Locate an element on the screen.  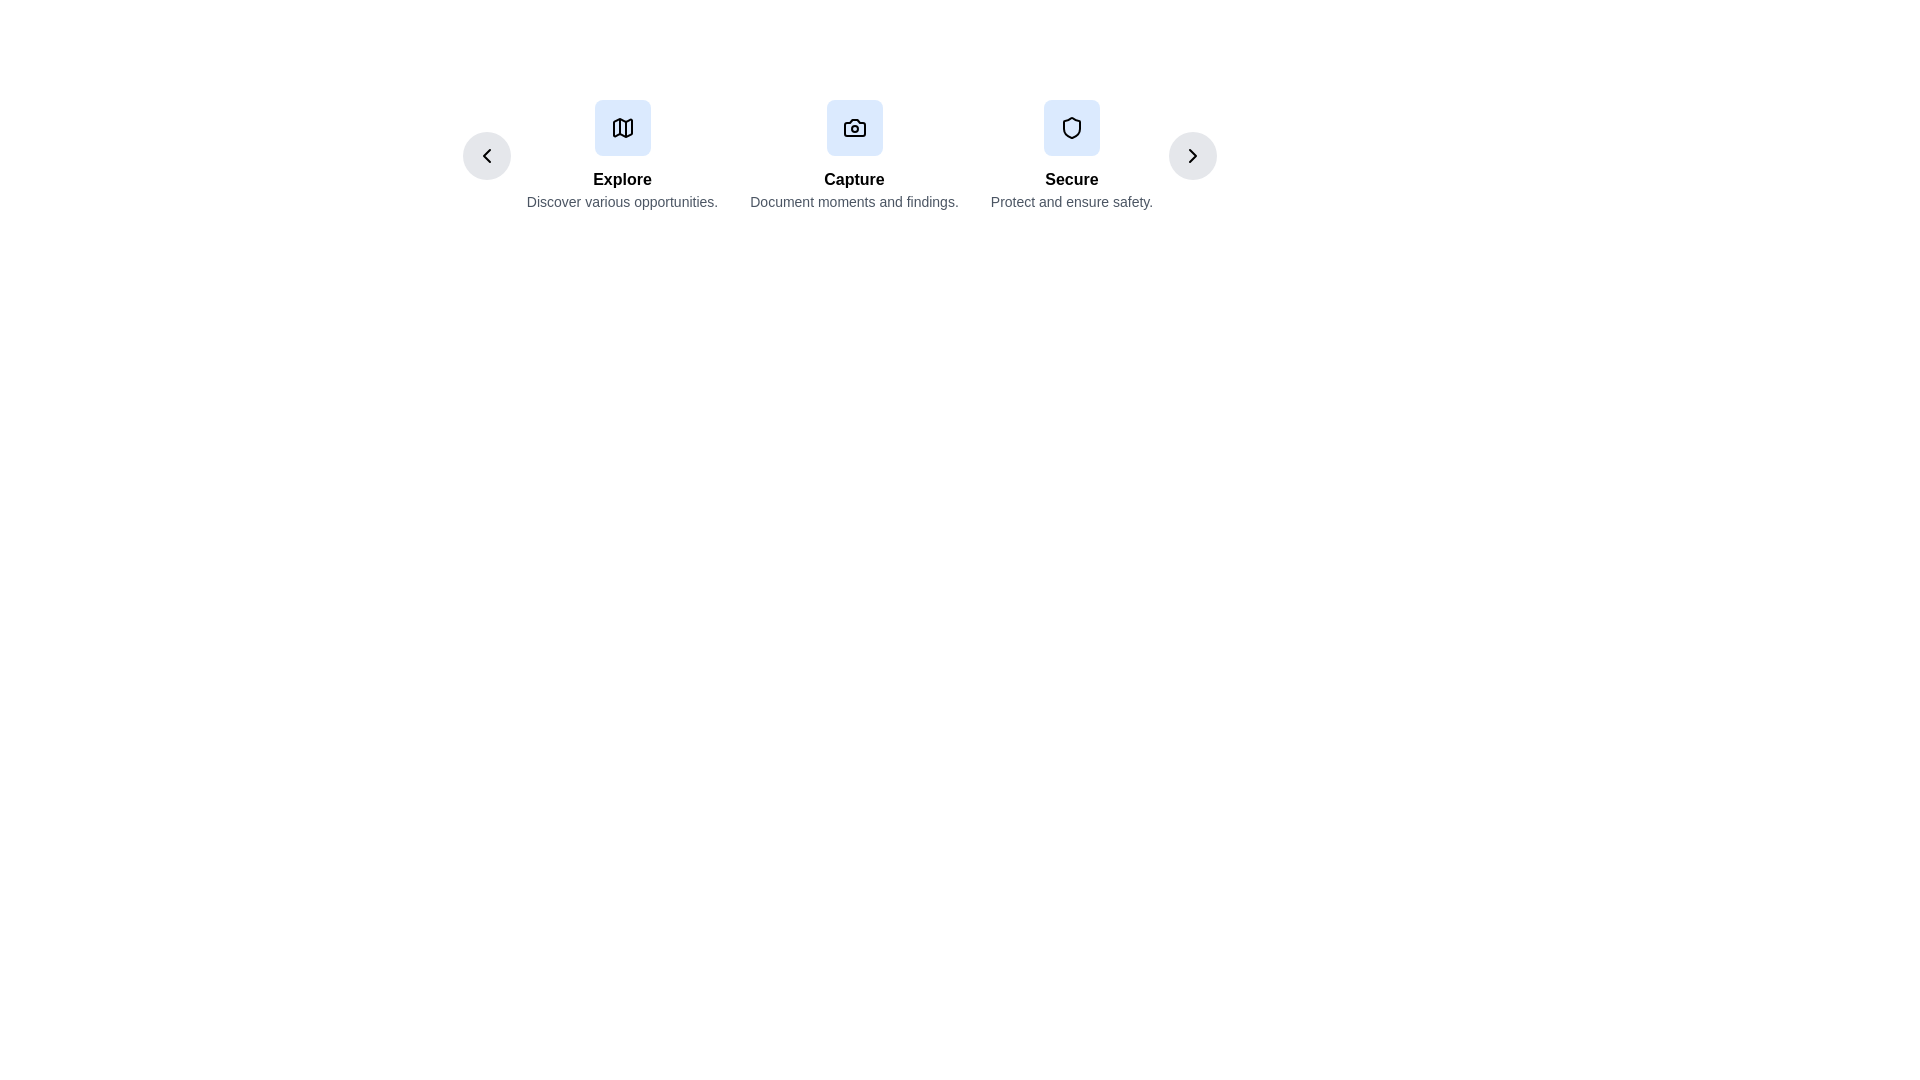
the informational block element that represents functionality related to capturing or documenting moments, positioned between the 'Explore' and 'Secure' blocks, to initiate an action related to capturing is located at coordinates (840, 154).